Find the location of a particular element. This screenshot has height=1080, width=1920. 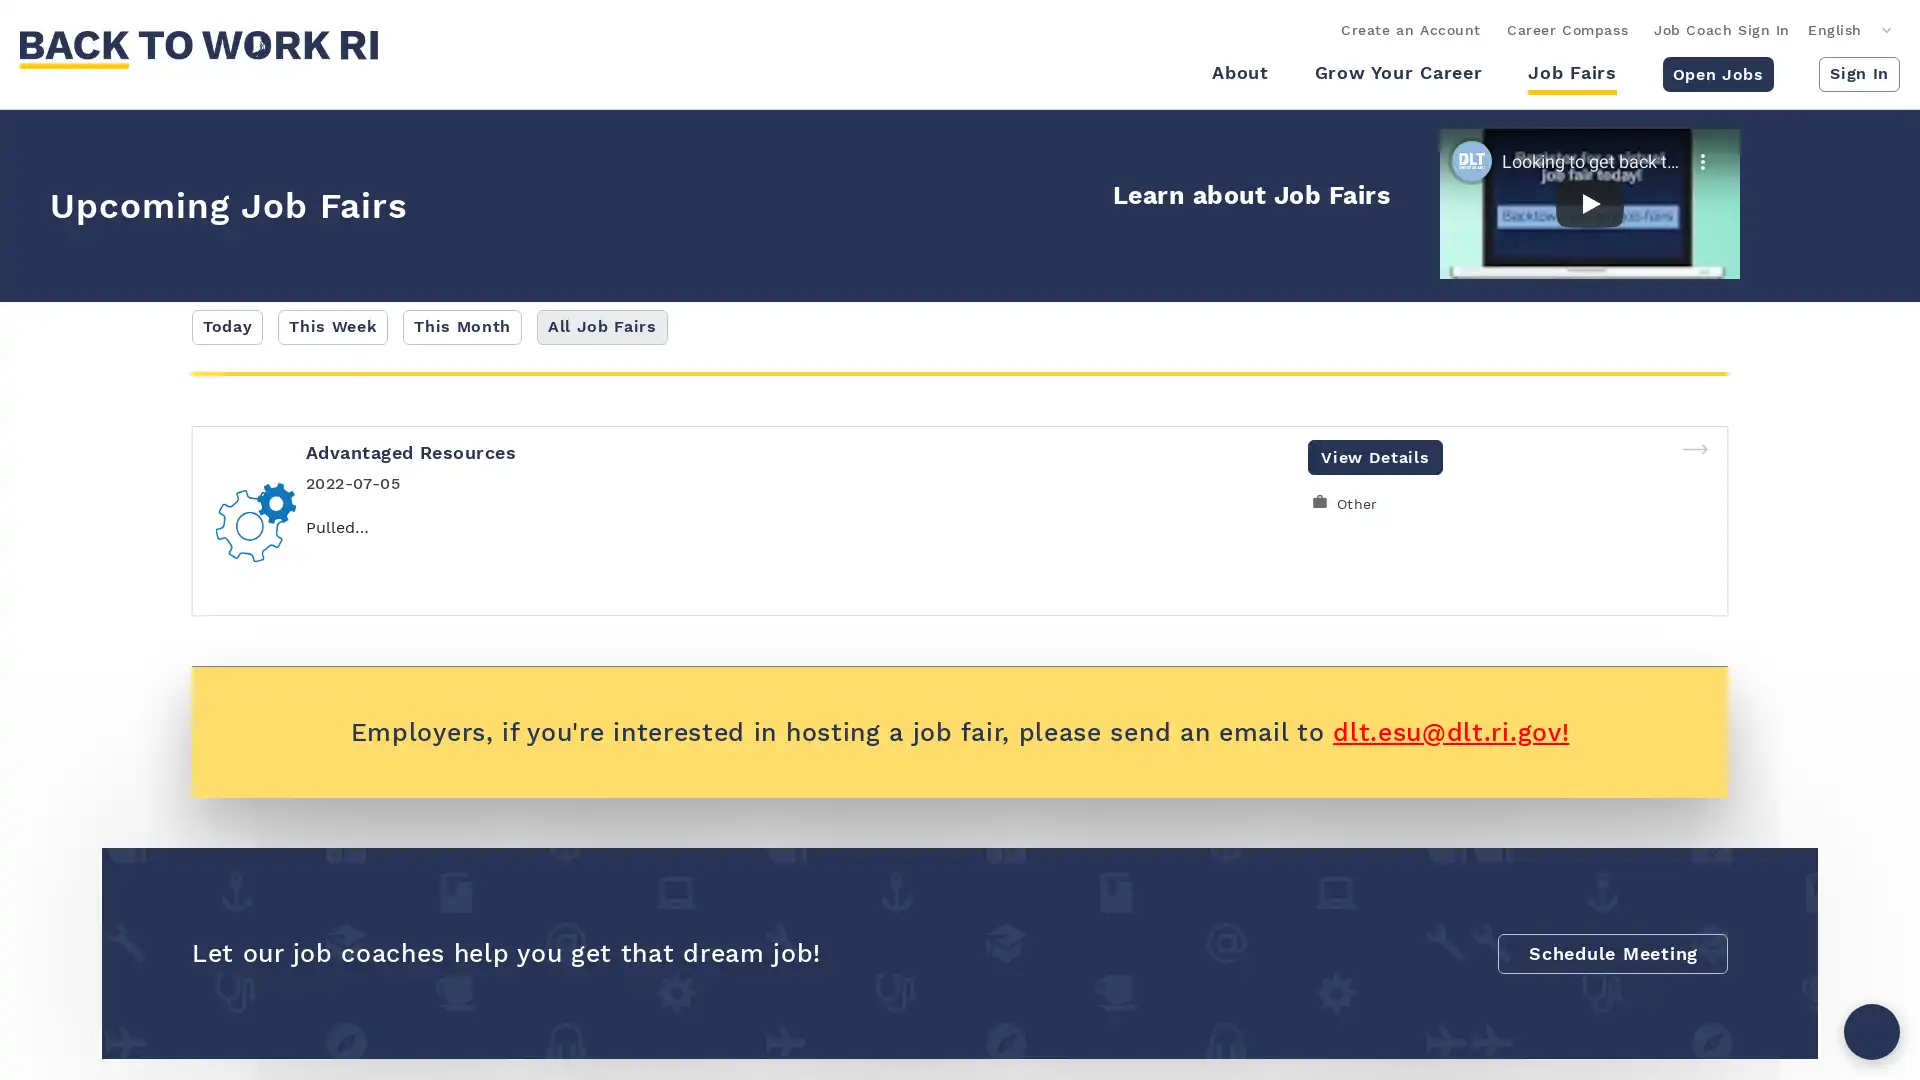

This Week is located at coordinates (332, 326).